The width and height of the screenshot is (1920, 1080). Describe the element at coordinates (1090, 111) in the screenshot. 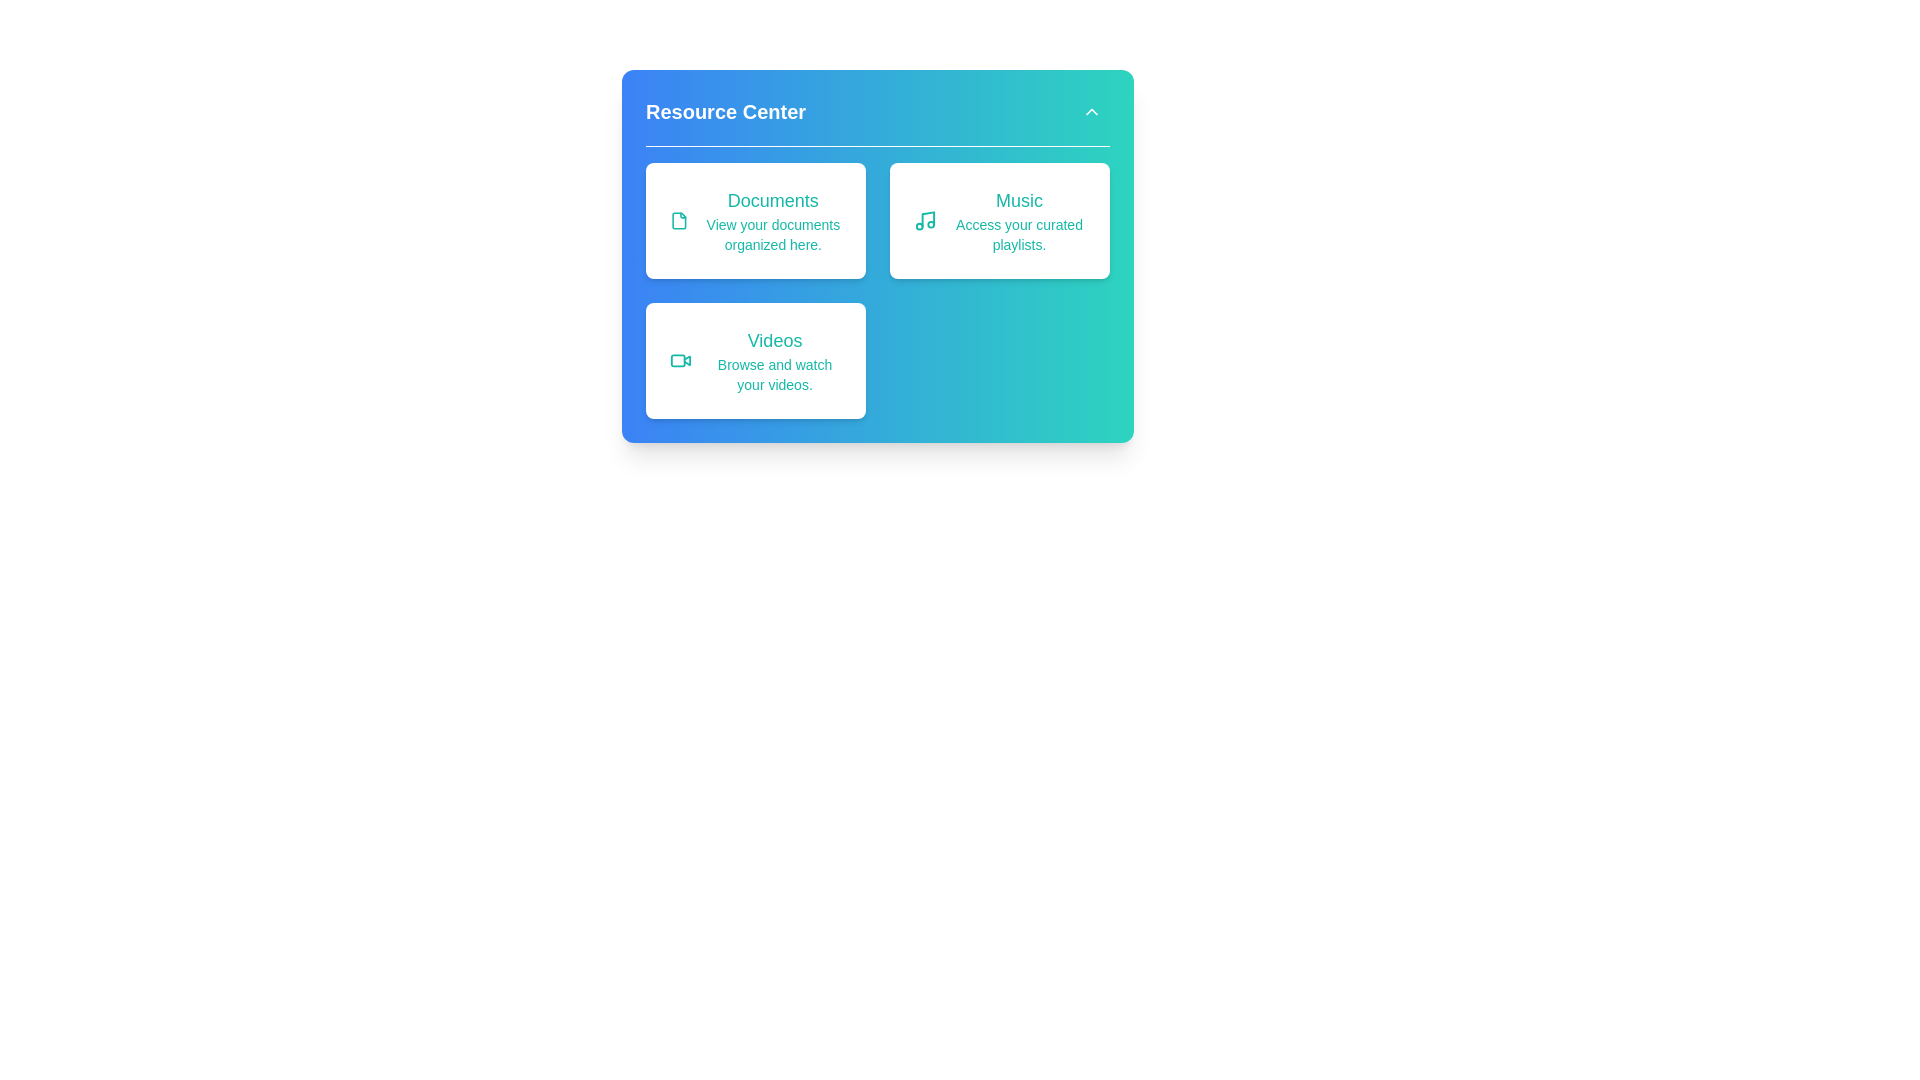

I see `the expand/collapse button to toggle the menu` at that location.